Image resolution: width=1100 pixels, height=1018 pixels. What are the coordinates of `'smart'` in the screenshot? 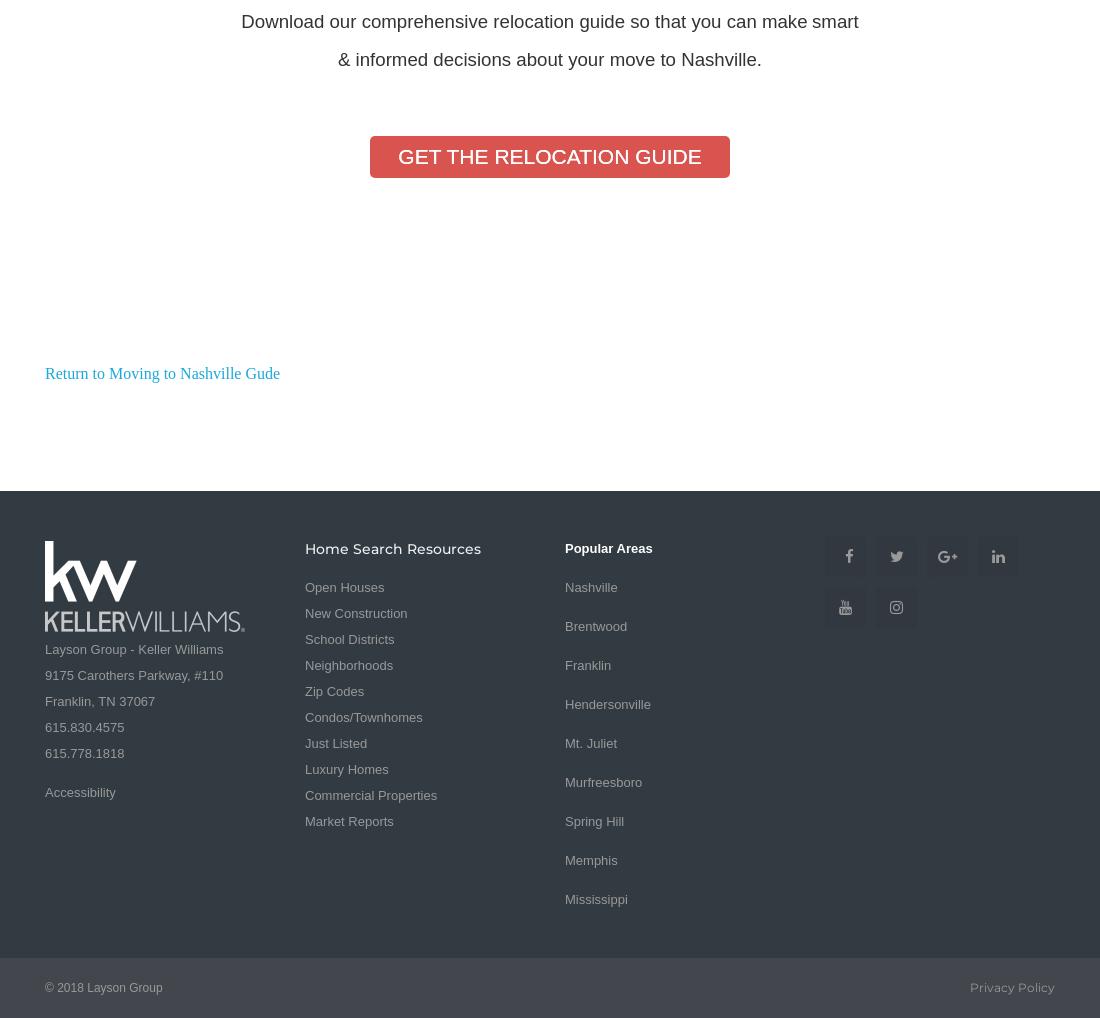 It's located at (834, 20).